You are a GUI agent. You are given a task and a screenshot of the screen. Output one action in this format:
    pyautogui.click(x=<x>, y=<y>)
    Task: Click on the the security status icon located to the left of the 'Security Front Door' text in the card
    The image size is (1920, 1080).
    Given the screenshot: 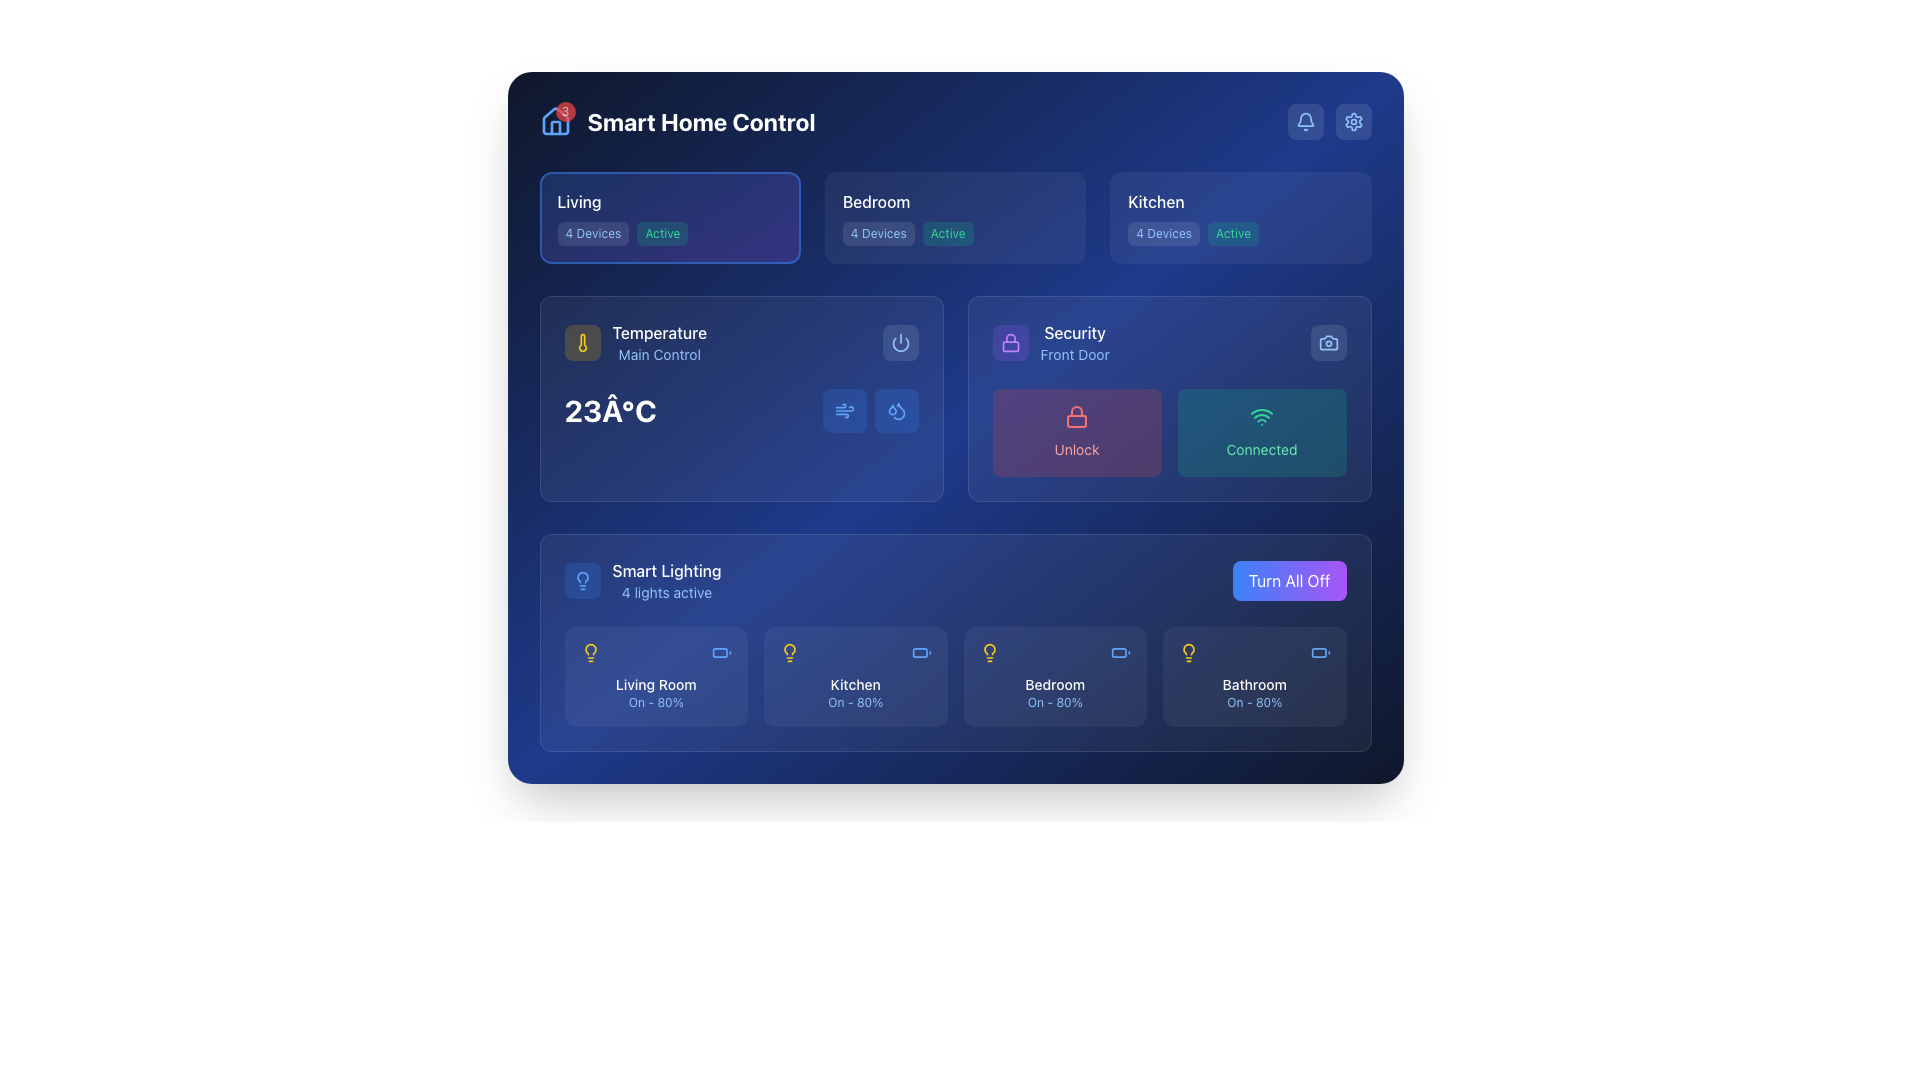 What is the action you would take?
    pyautogui.click(x=1010, y=342)
    